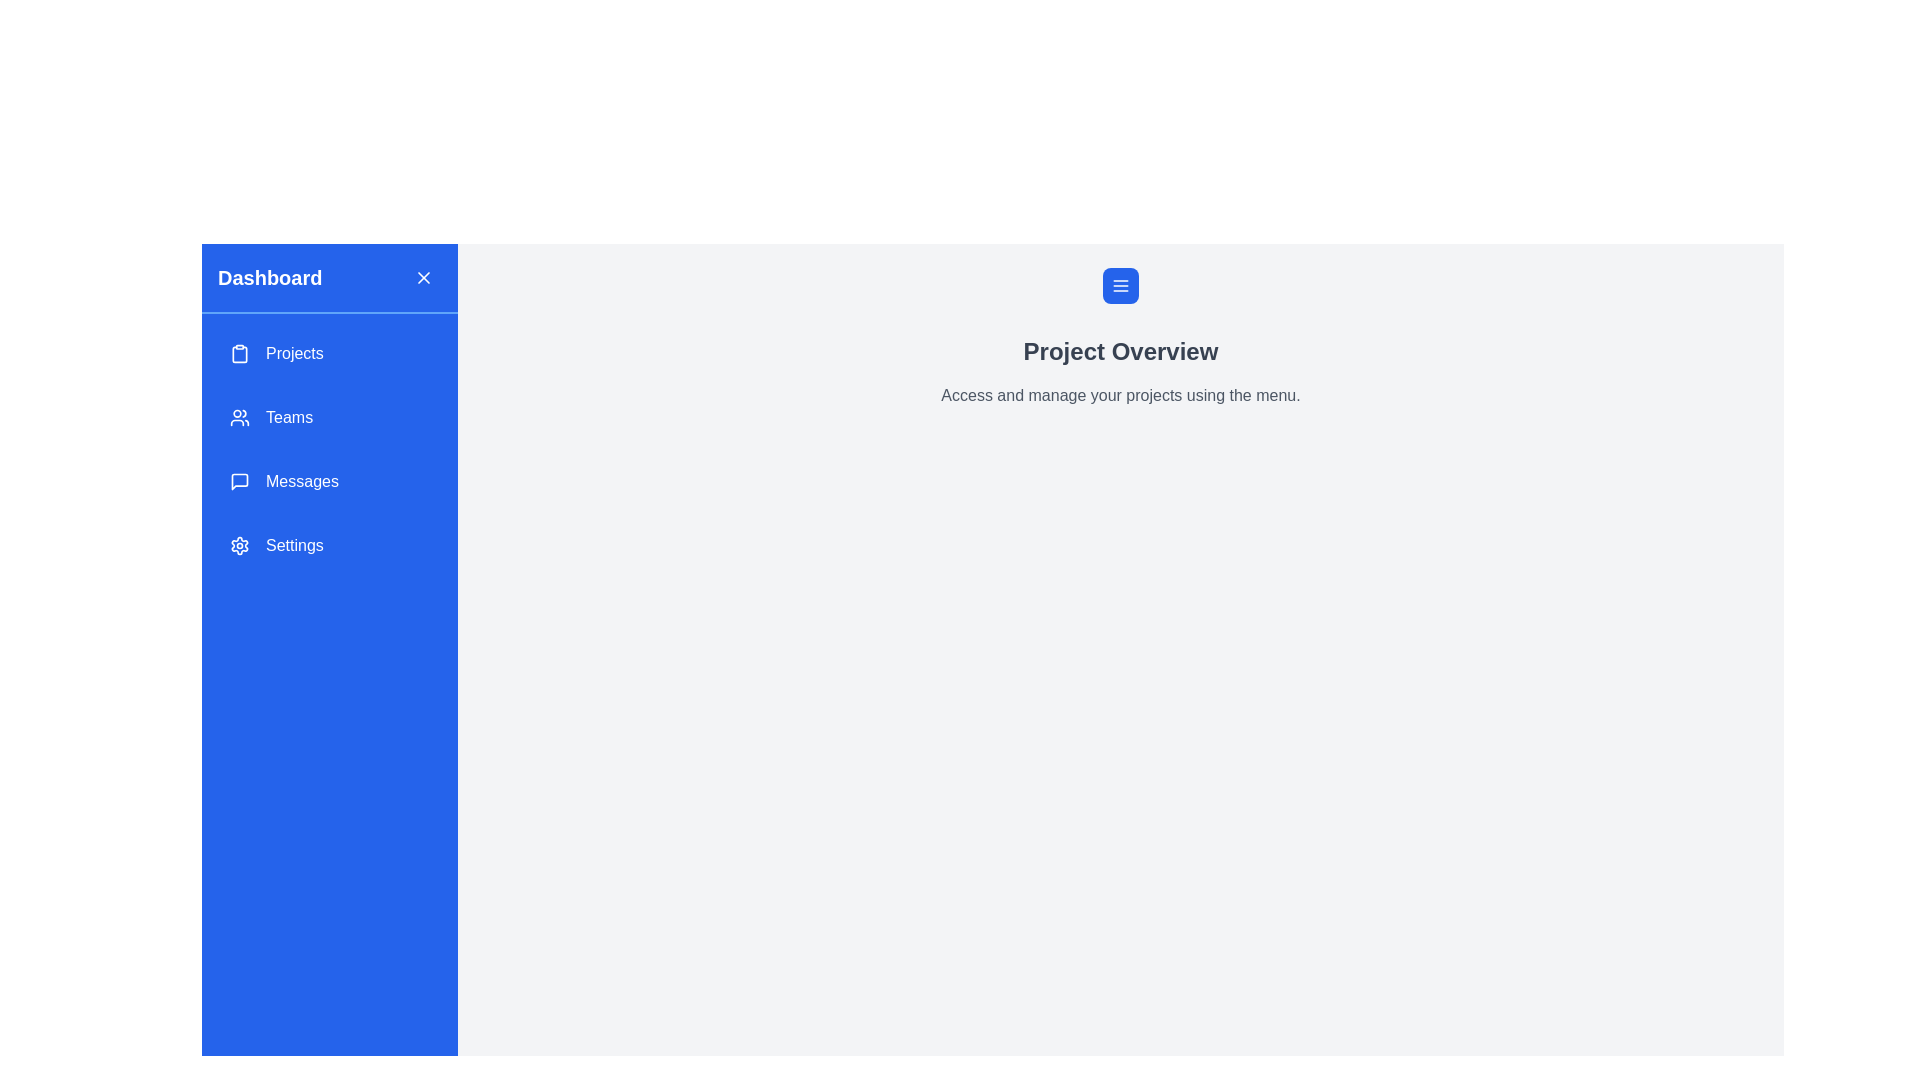  What do you see at coordinates (1121, 396) in the screenshot?
I see `the static text element that reads 'Access and manage your projects using the menu', which is positioned below the header 'Project Overview'` at bounding box center [1121, 396].